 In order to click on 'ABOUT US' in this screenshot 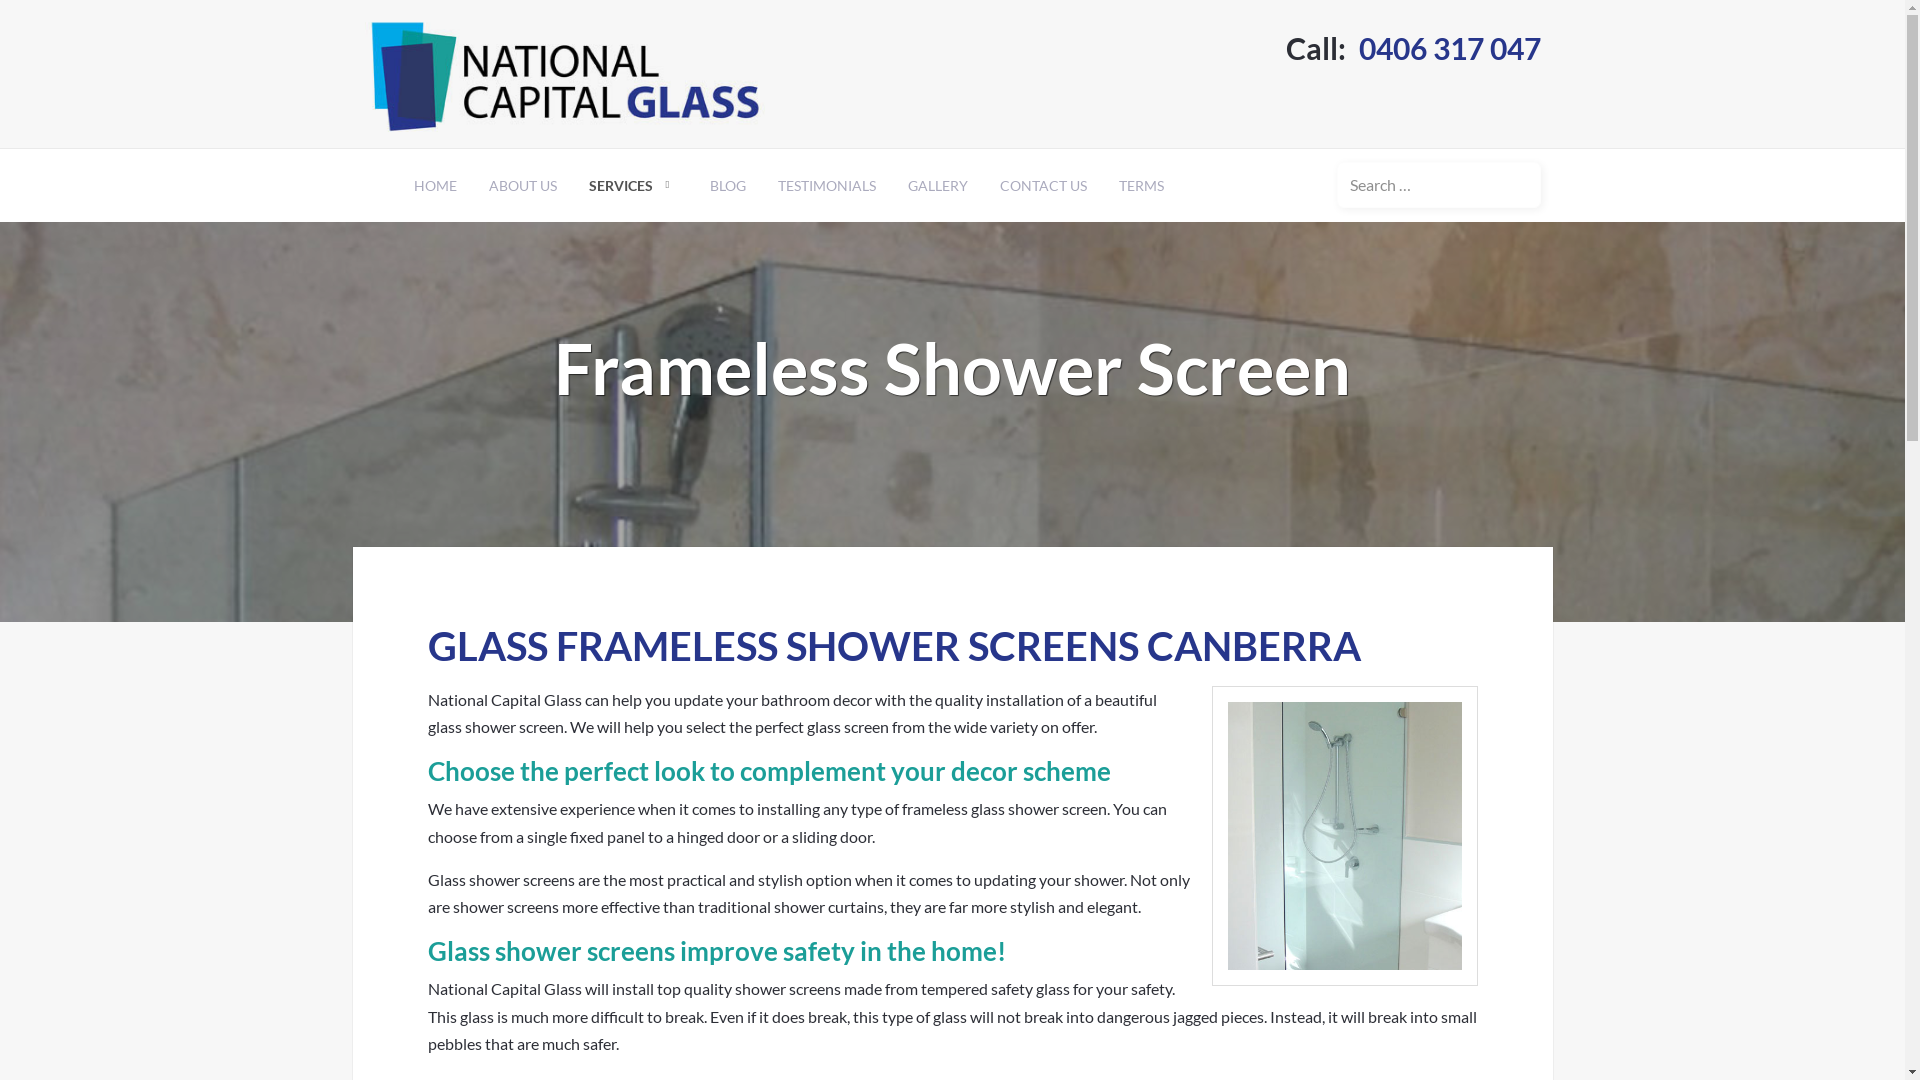, I will do `click(522, 185)`.